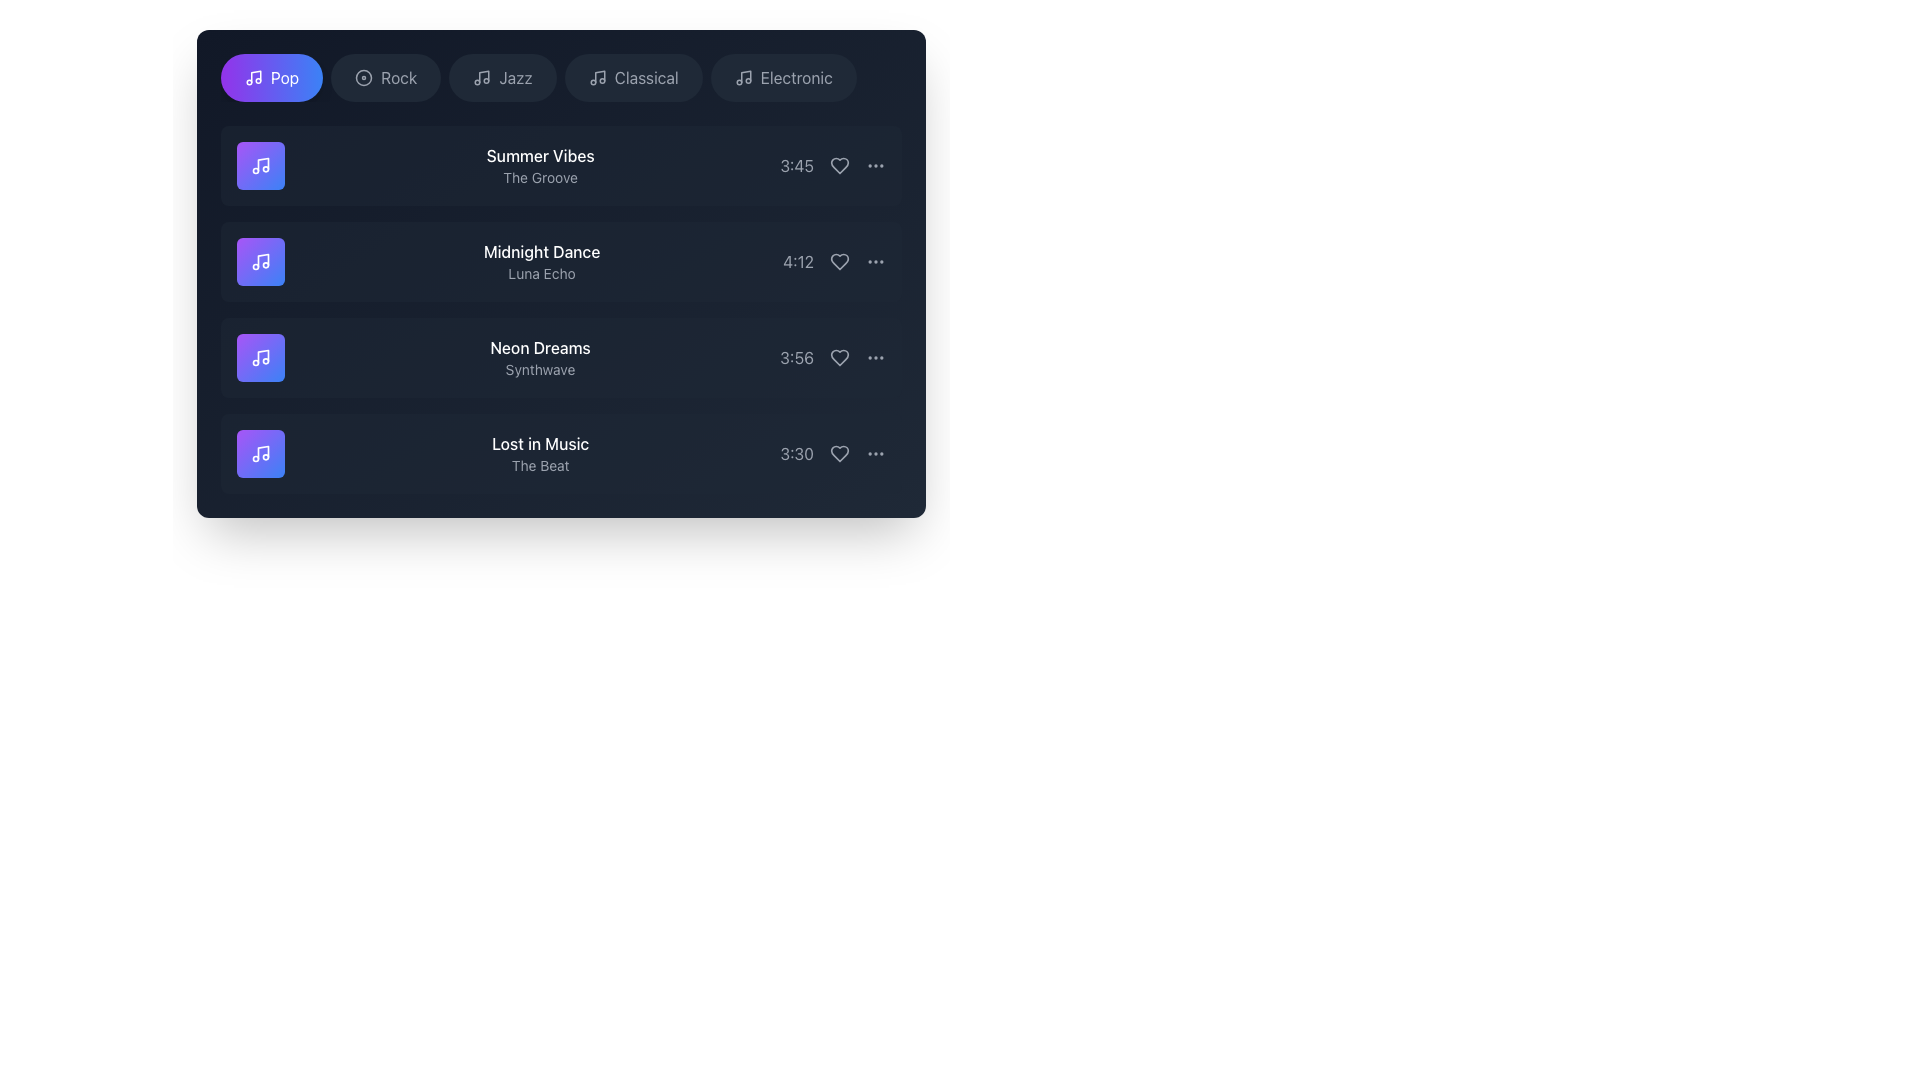  I want to click on the heart-shaped favorite button located to the right of the 'Lost in Music' list item, so click(840, 454).